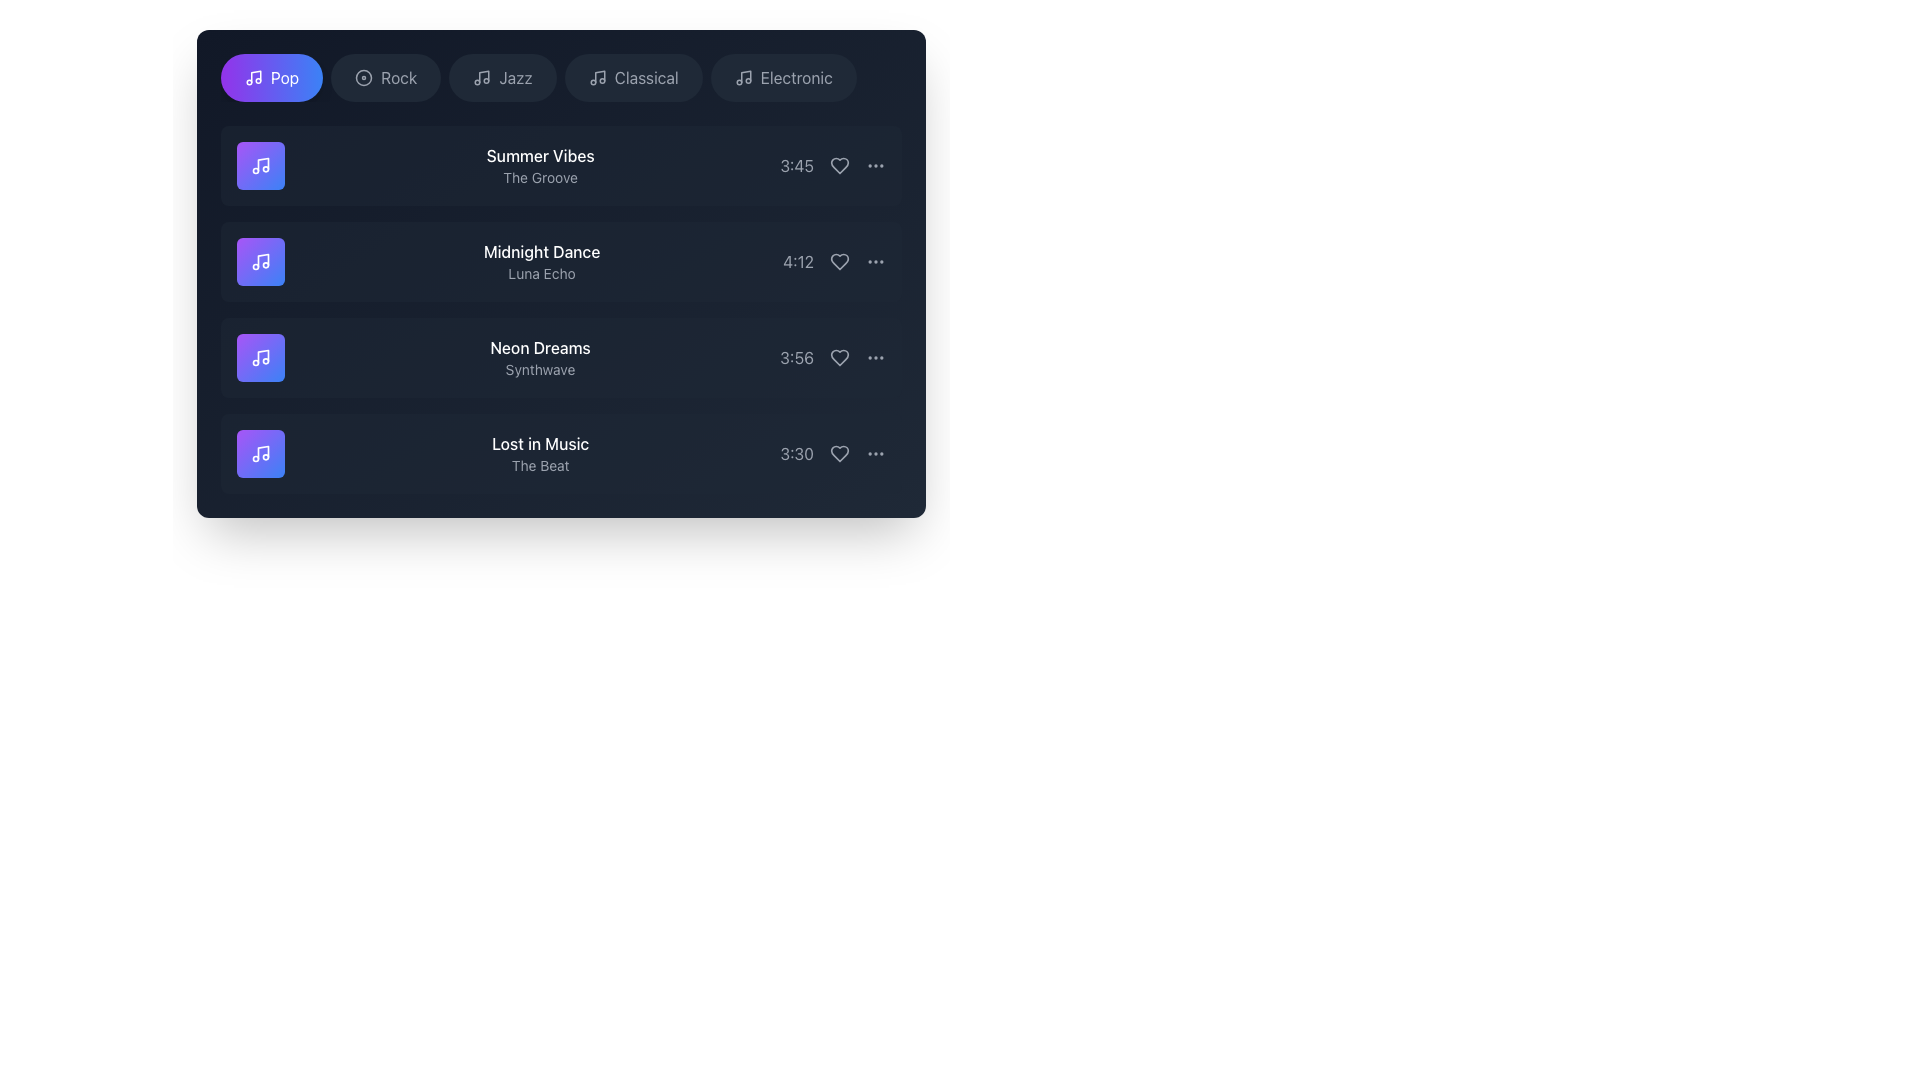  I want to click on the heart-shaped favorite button located to the right of the 'Lost in Music' list item, so click(840, 454).